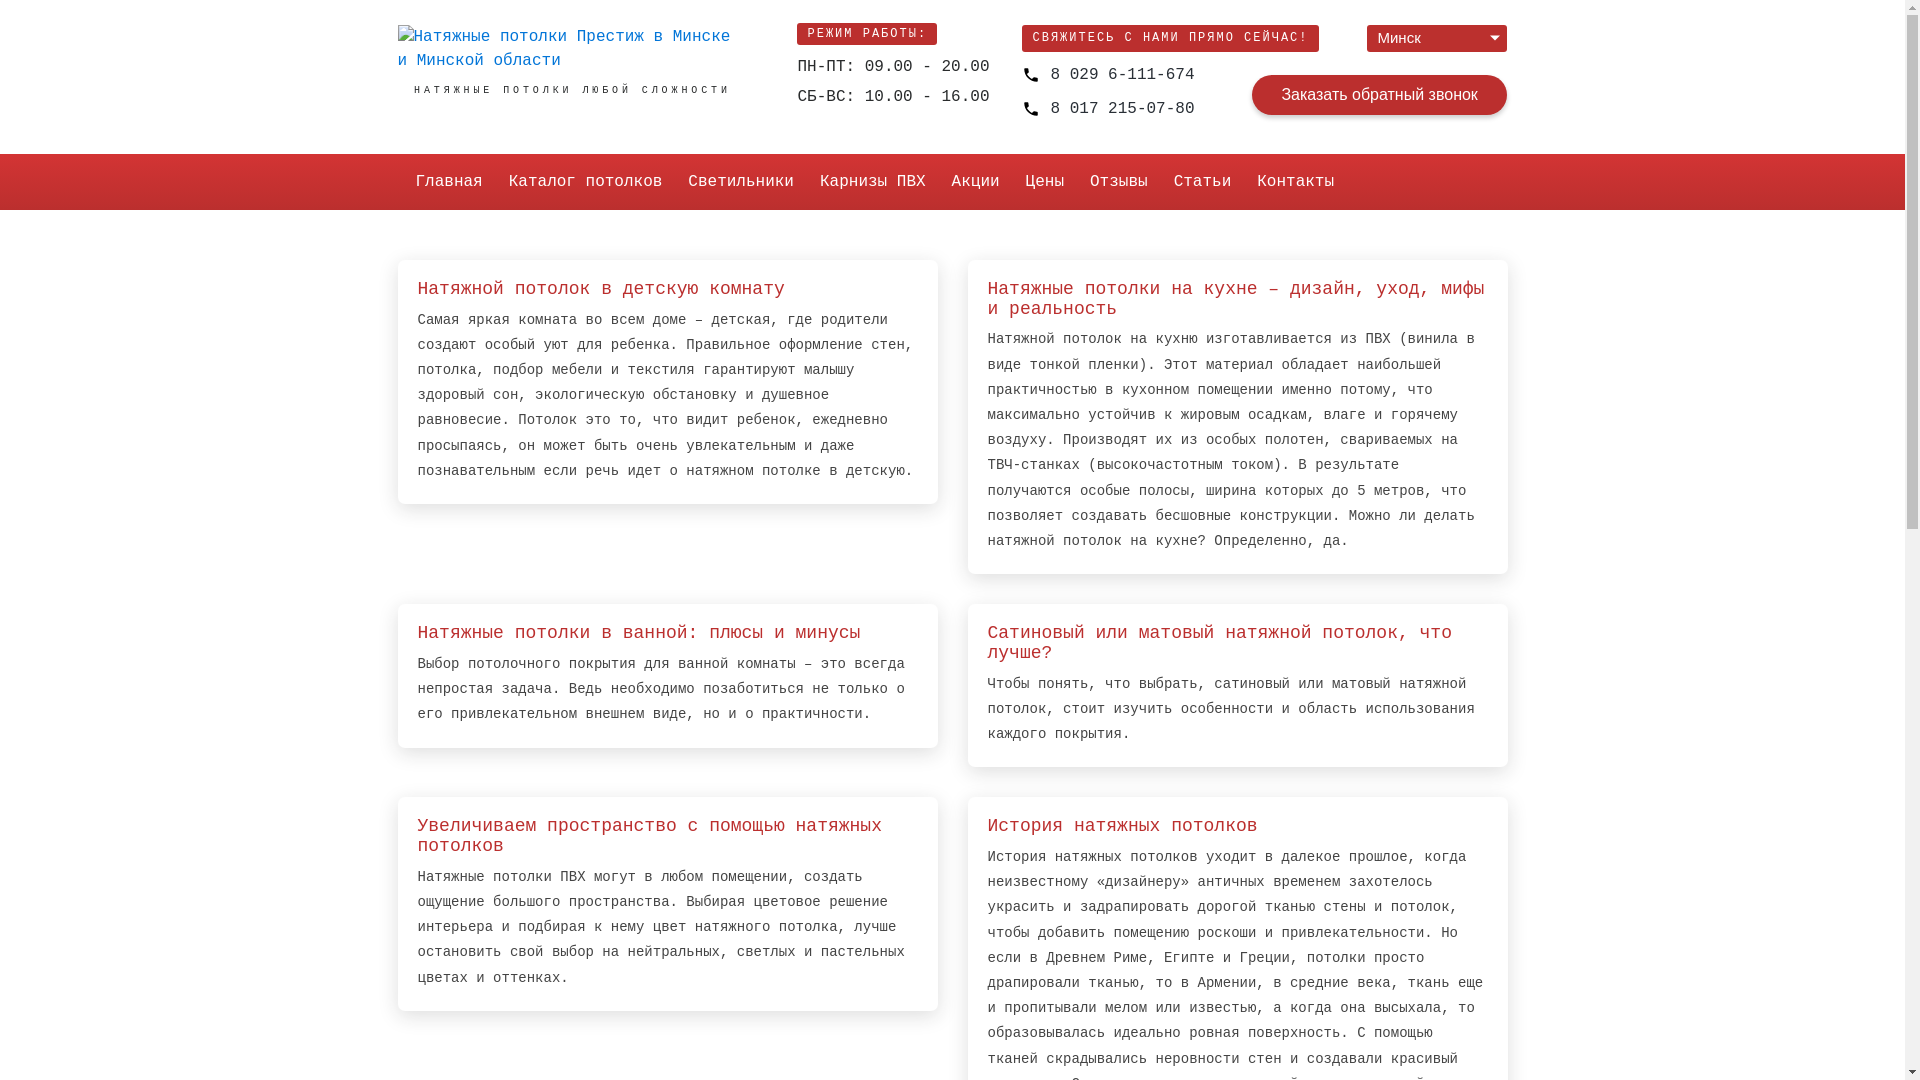 The height and width of the screenshot is (1080, 1920). What do you see at coordinates (1107, 109) in the screenshot?
I see `'8 017 215-07-80'` at bounding box center [1107, 109].